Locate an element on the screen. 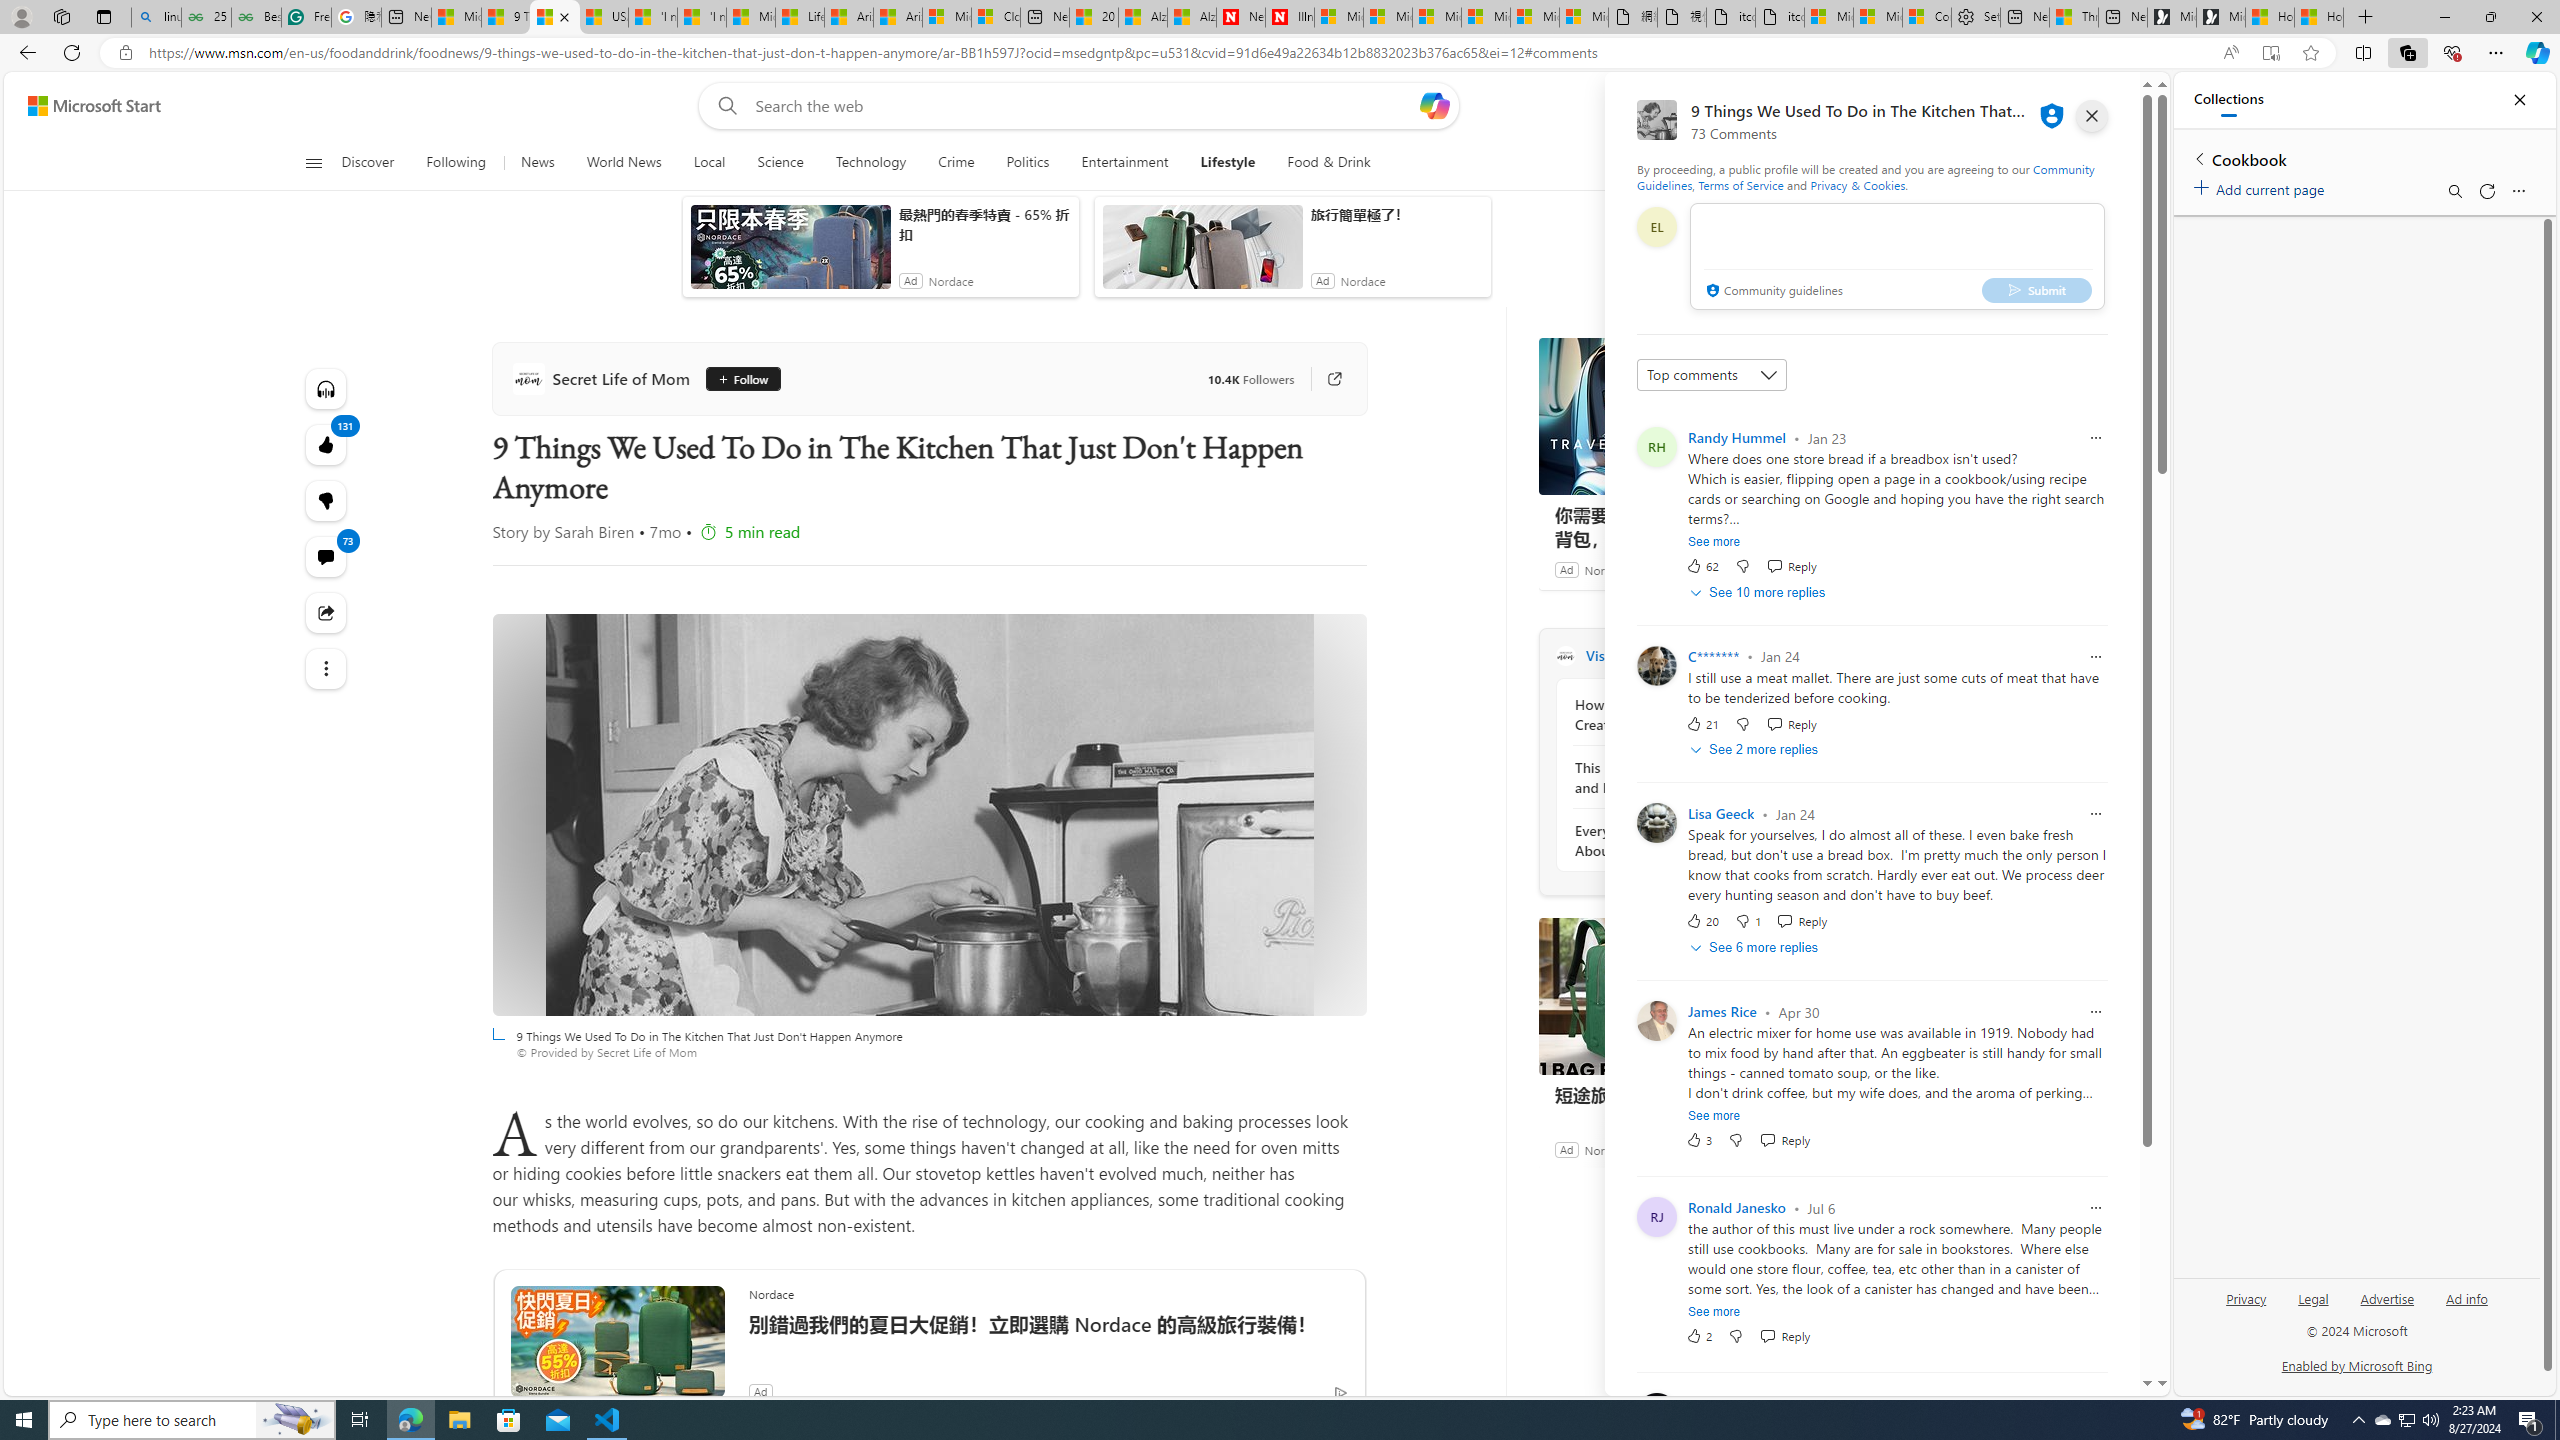 This screenshot has height=1440, width=2560. 'Ronald Janesko' is located at coordinates (1736, 1207).